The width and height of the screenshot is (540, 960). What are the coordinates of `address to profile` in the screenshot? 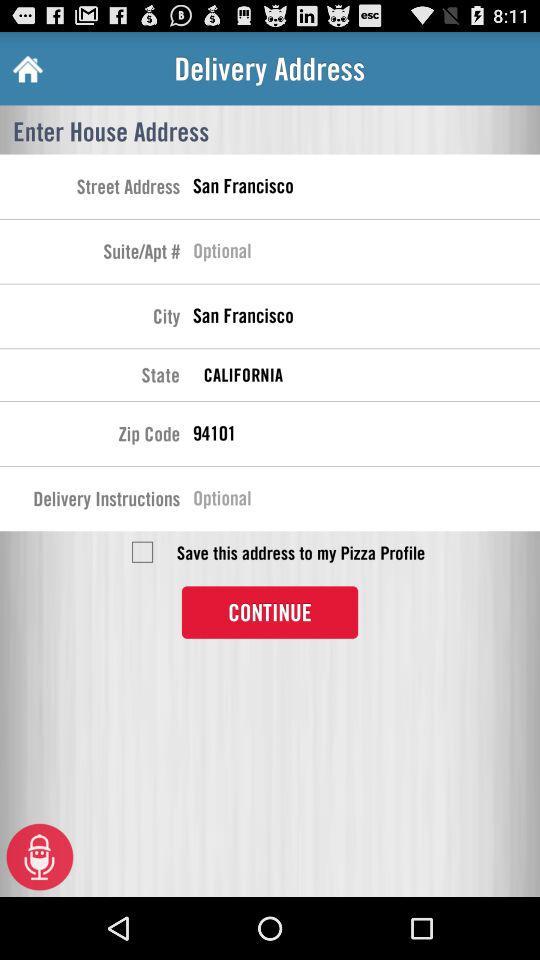 It's located at (141, 552).